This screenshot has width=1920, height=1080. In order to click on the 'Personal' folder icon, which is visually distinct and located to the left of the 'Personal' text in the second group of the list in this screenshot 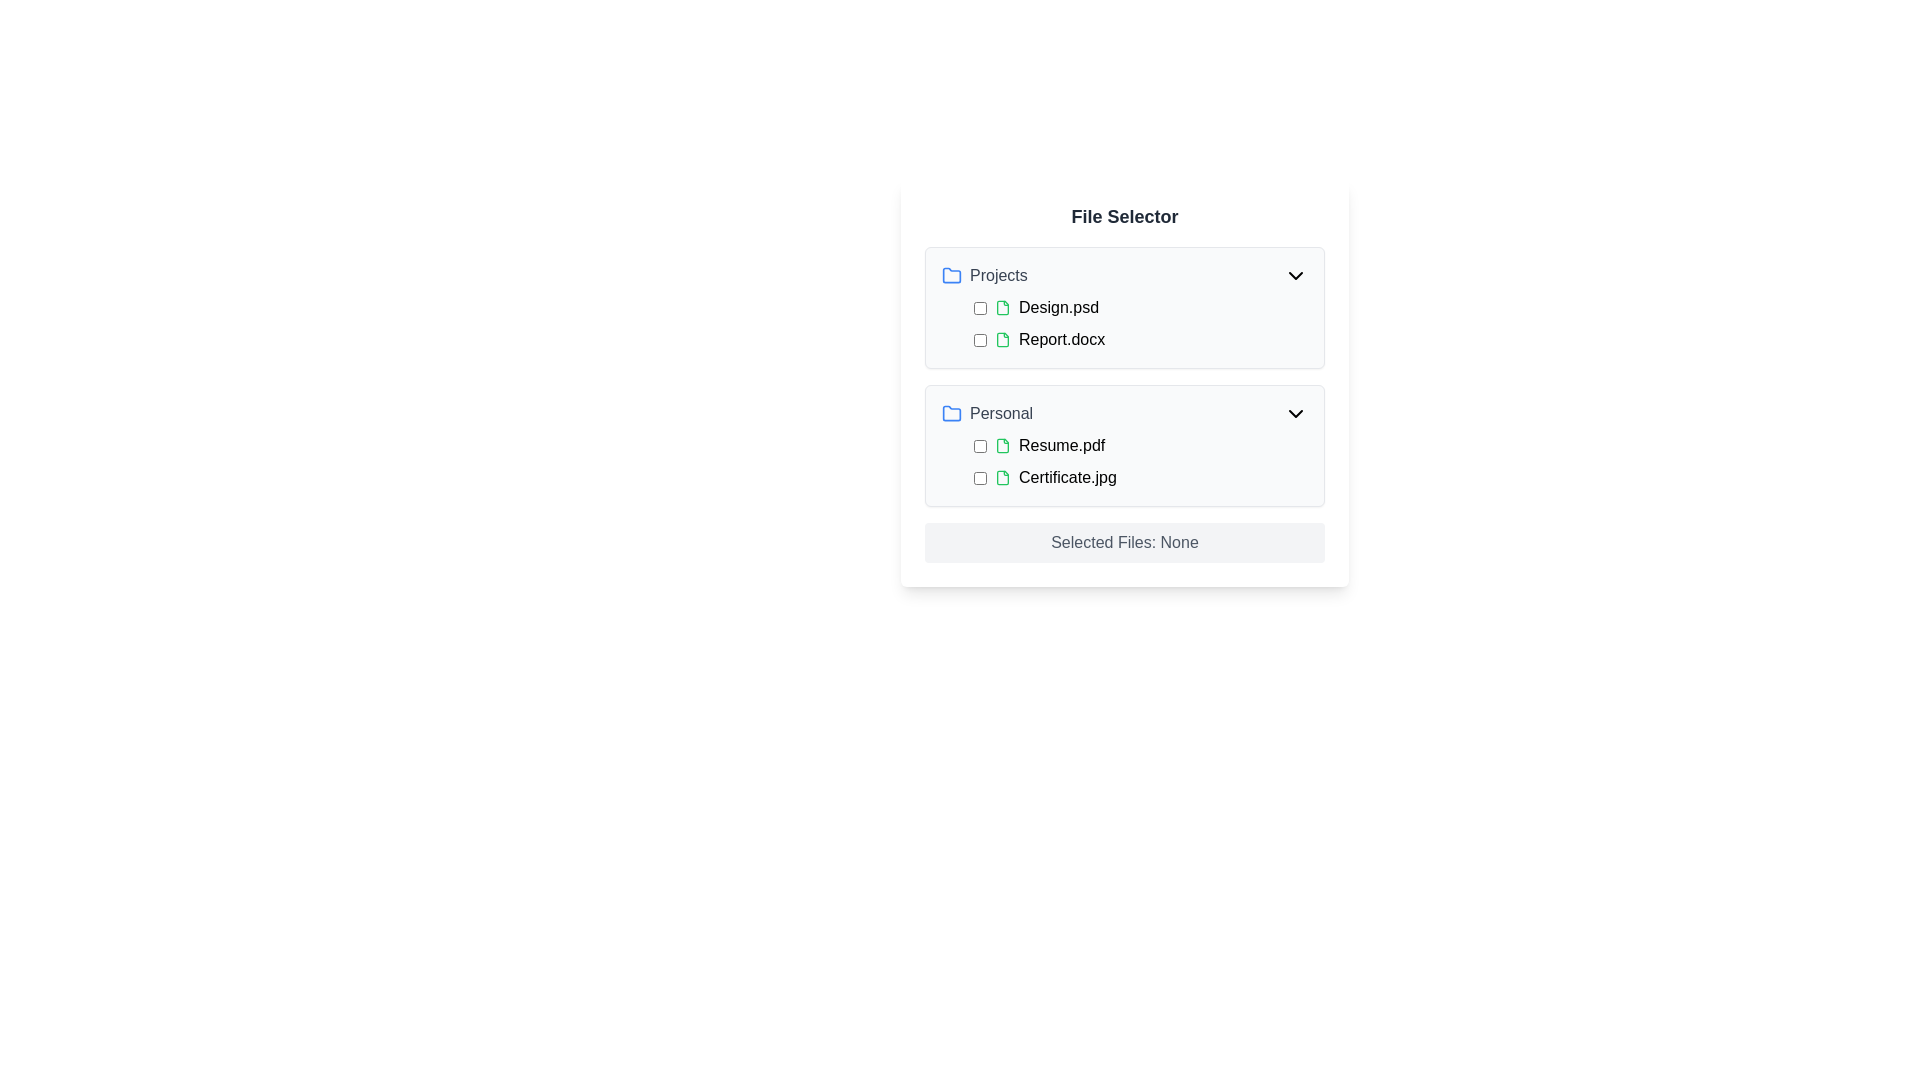, I will do `click(950, 412)`.